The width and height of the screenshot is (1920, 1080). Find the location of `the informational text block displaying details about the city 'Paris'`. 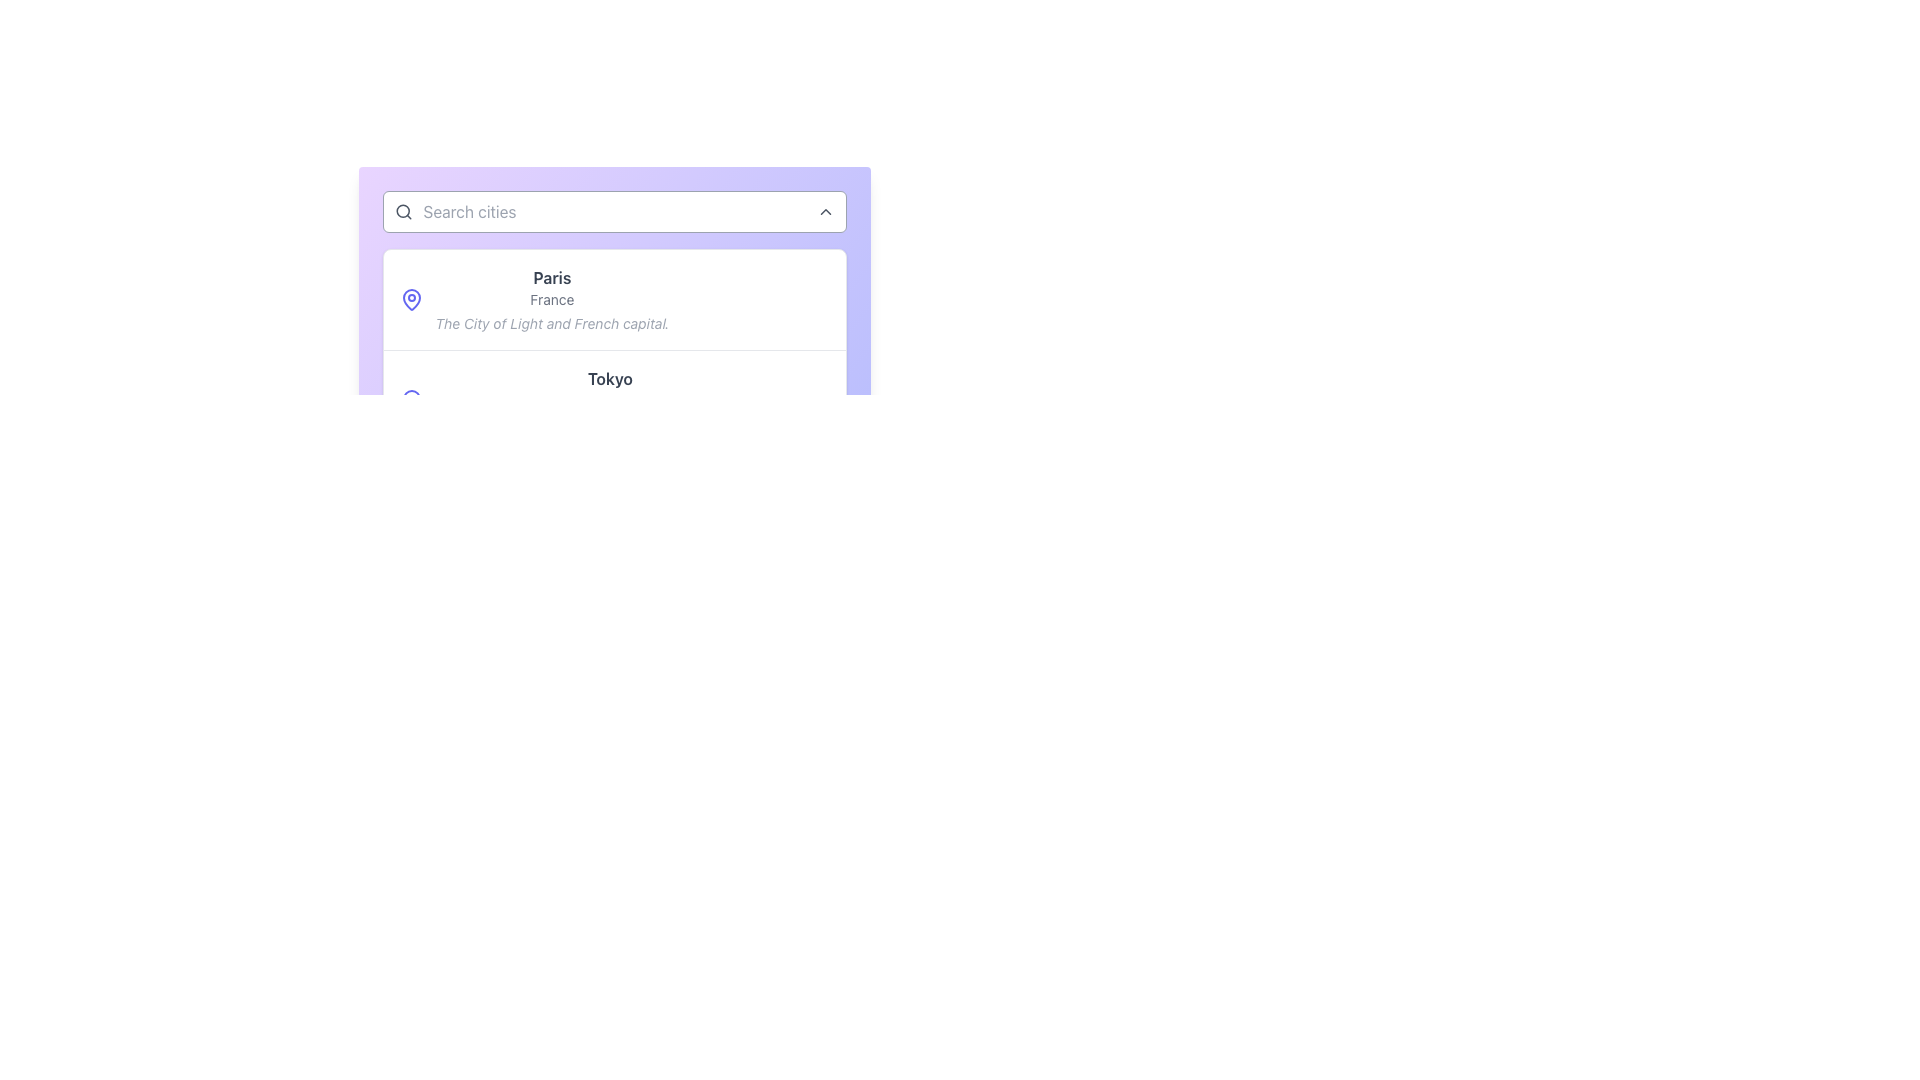

the informational text block displaying details about the city 'Paris' is located at coordinates (552, 300).